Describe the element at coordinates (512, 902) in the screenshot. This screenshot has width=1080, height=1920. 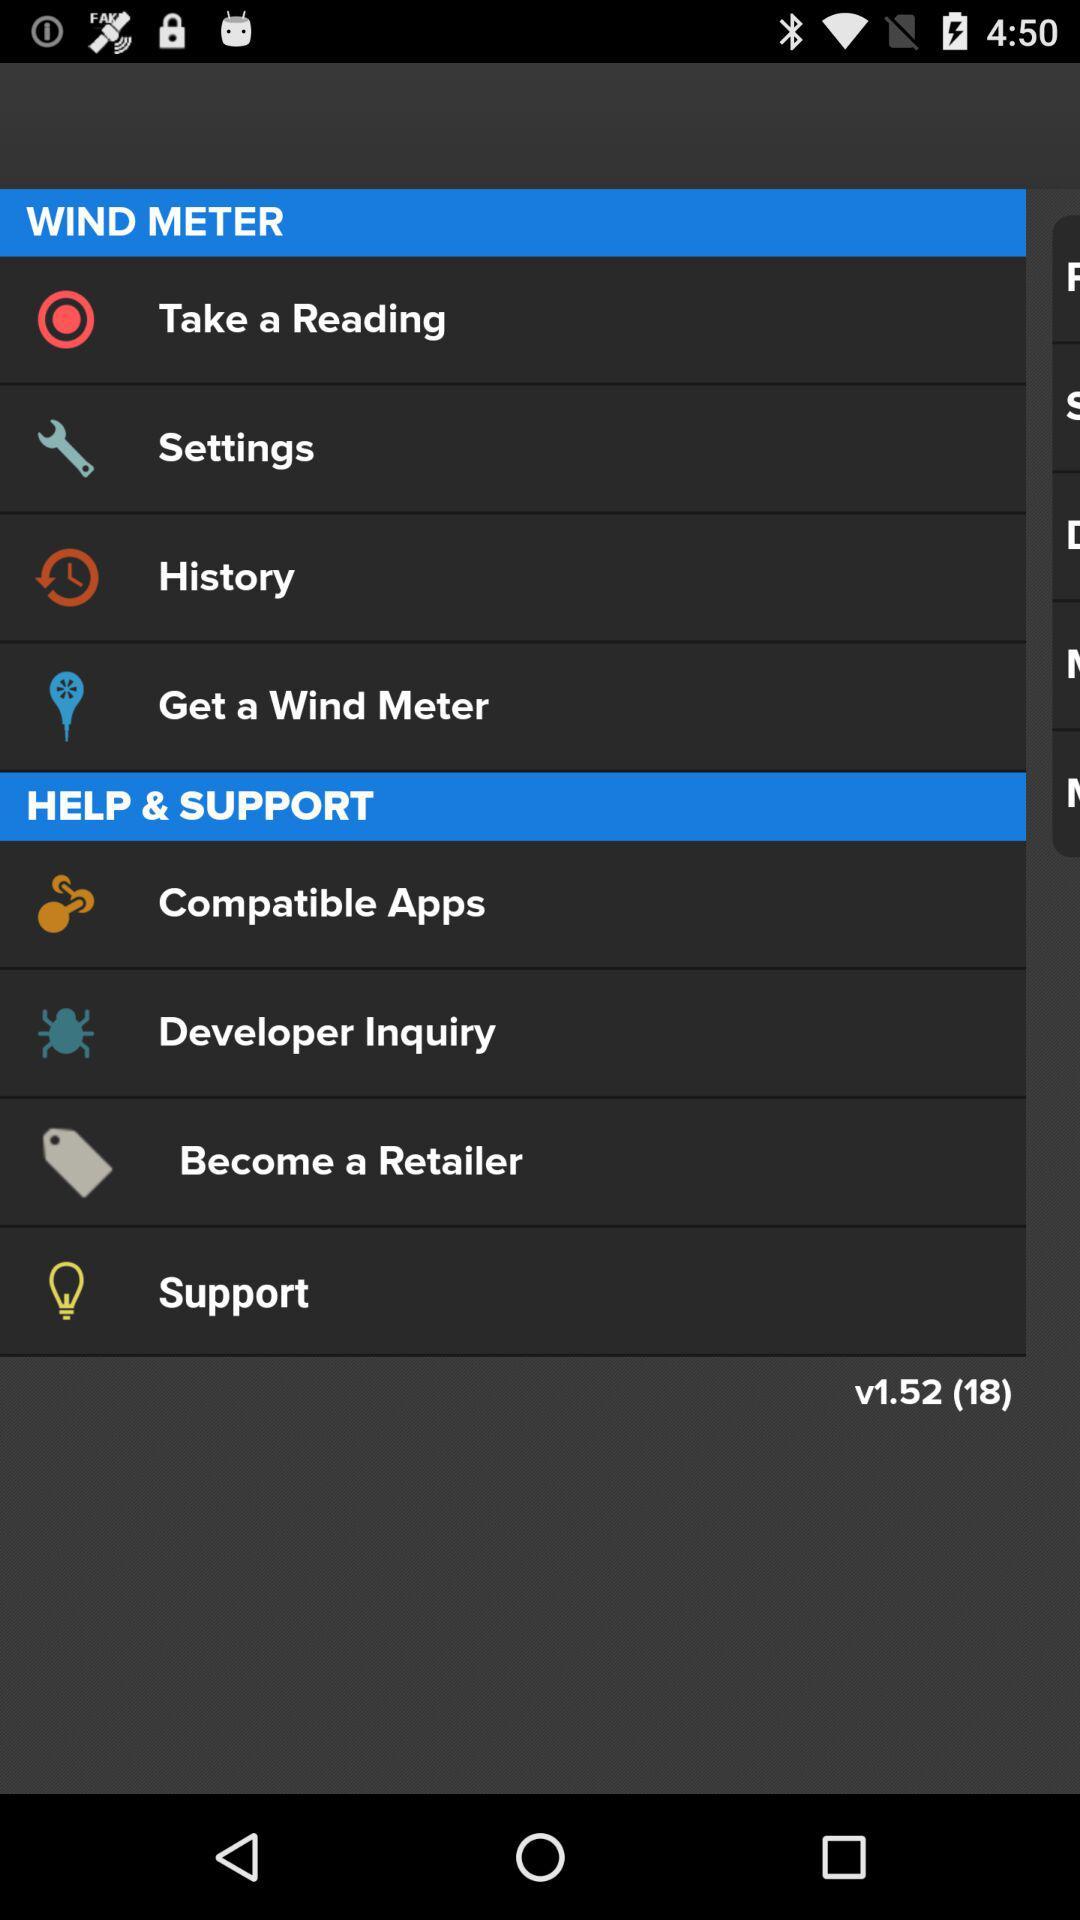
I see `the icon next to maximum sample period item` at that location.